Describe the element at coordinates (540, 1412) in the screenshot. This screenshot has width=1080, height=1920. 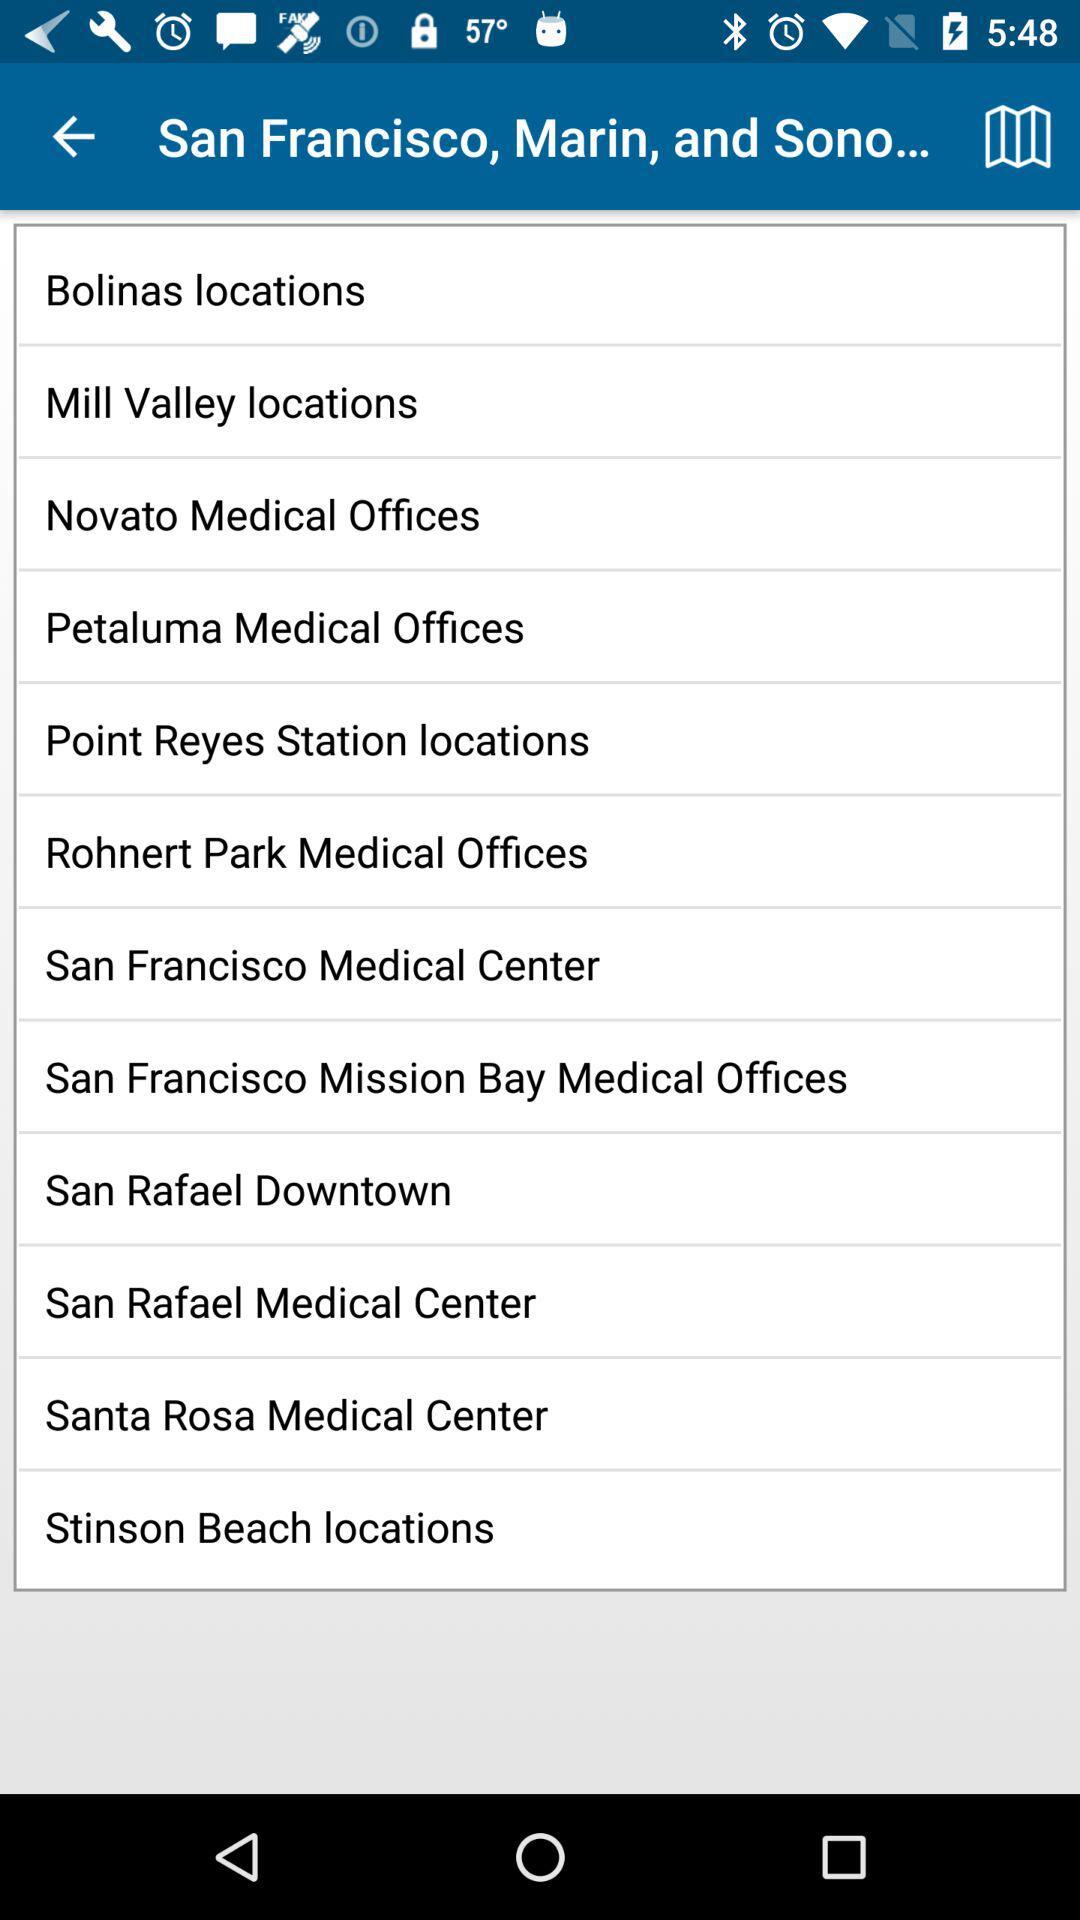
I see `icon above stinson beach locations item` at that location.